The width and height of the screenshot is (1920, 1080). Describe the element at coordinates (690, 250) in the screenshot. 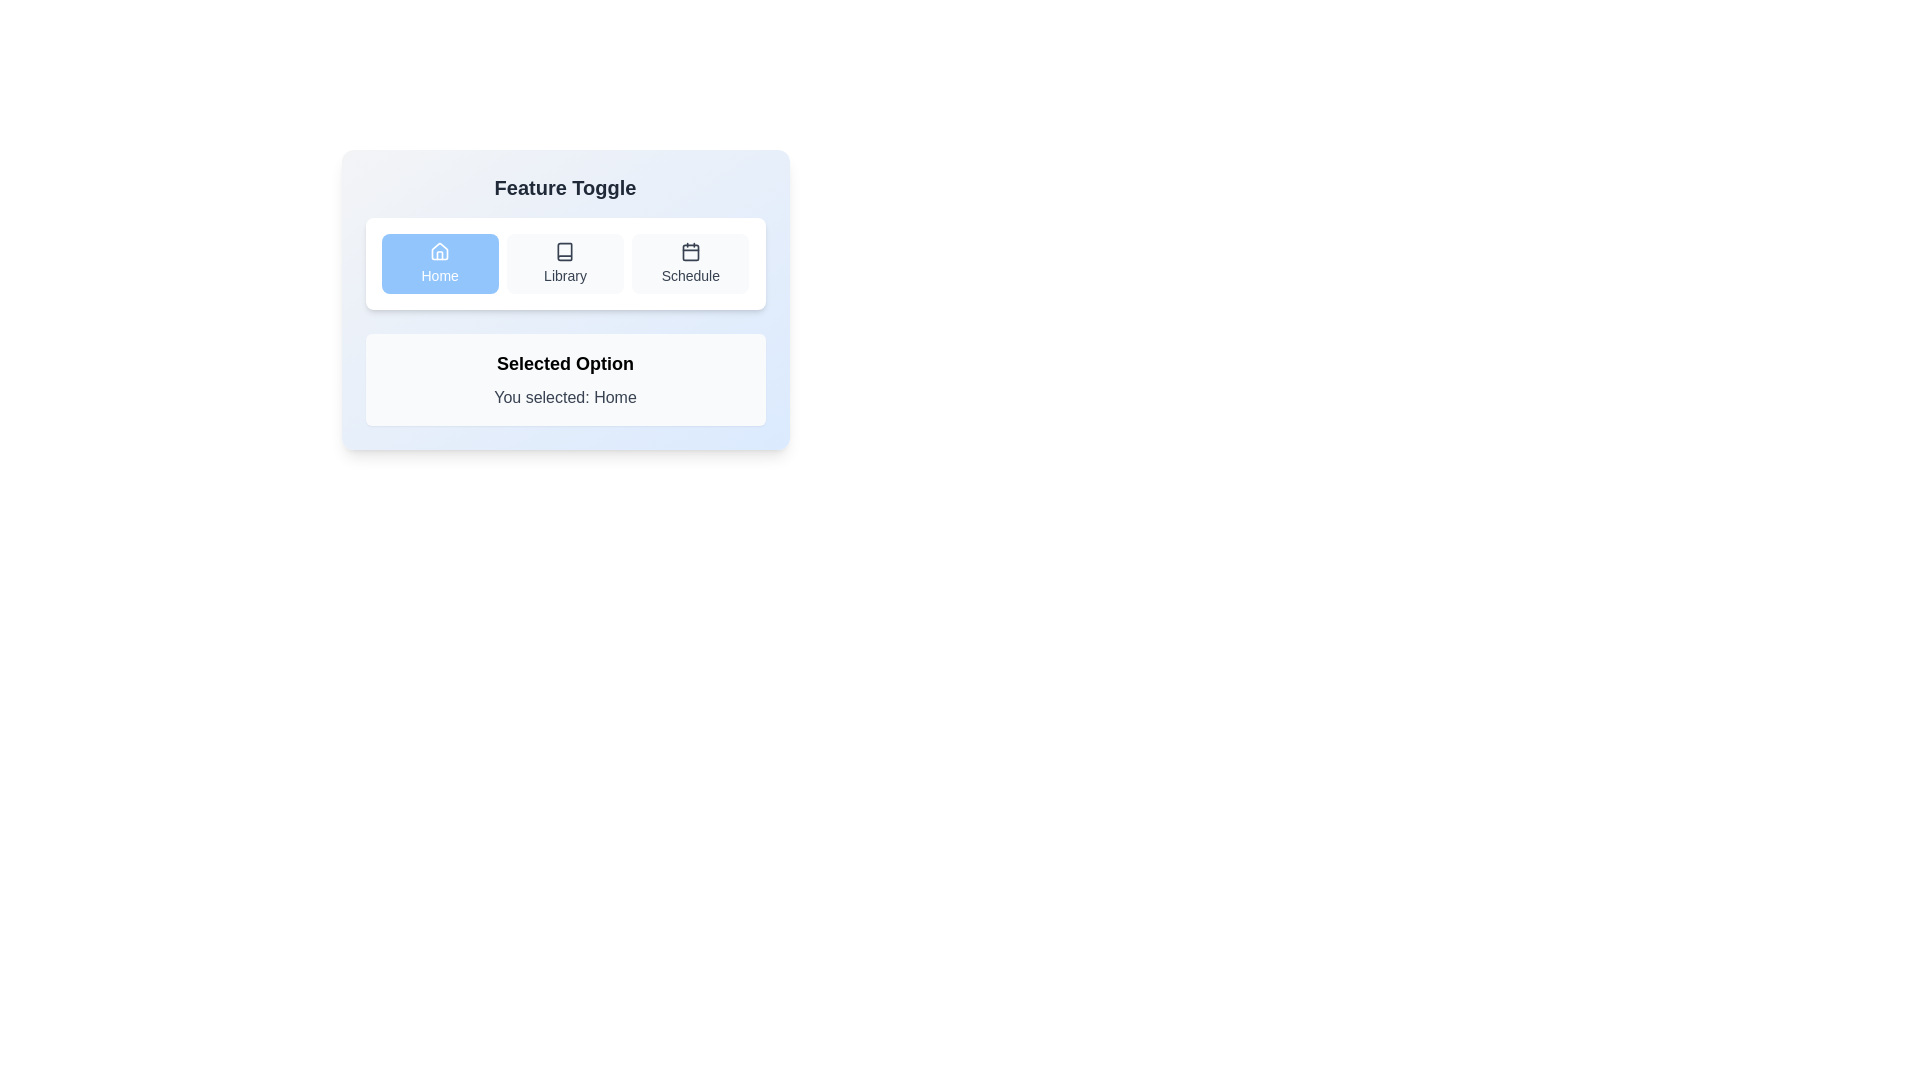

I see `the calendar icon, which is the third button in the 'Schedule' button group below the 'Feature Toggle' heading` at that location.